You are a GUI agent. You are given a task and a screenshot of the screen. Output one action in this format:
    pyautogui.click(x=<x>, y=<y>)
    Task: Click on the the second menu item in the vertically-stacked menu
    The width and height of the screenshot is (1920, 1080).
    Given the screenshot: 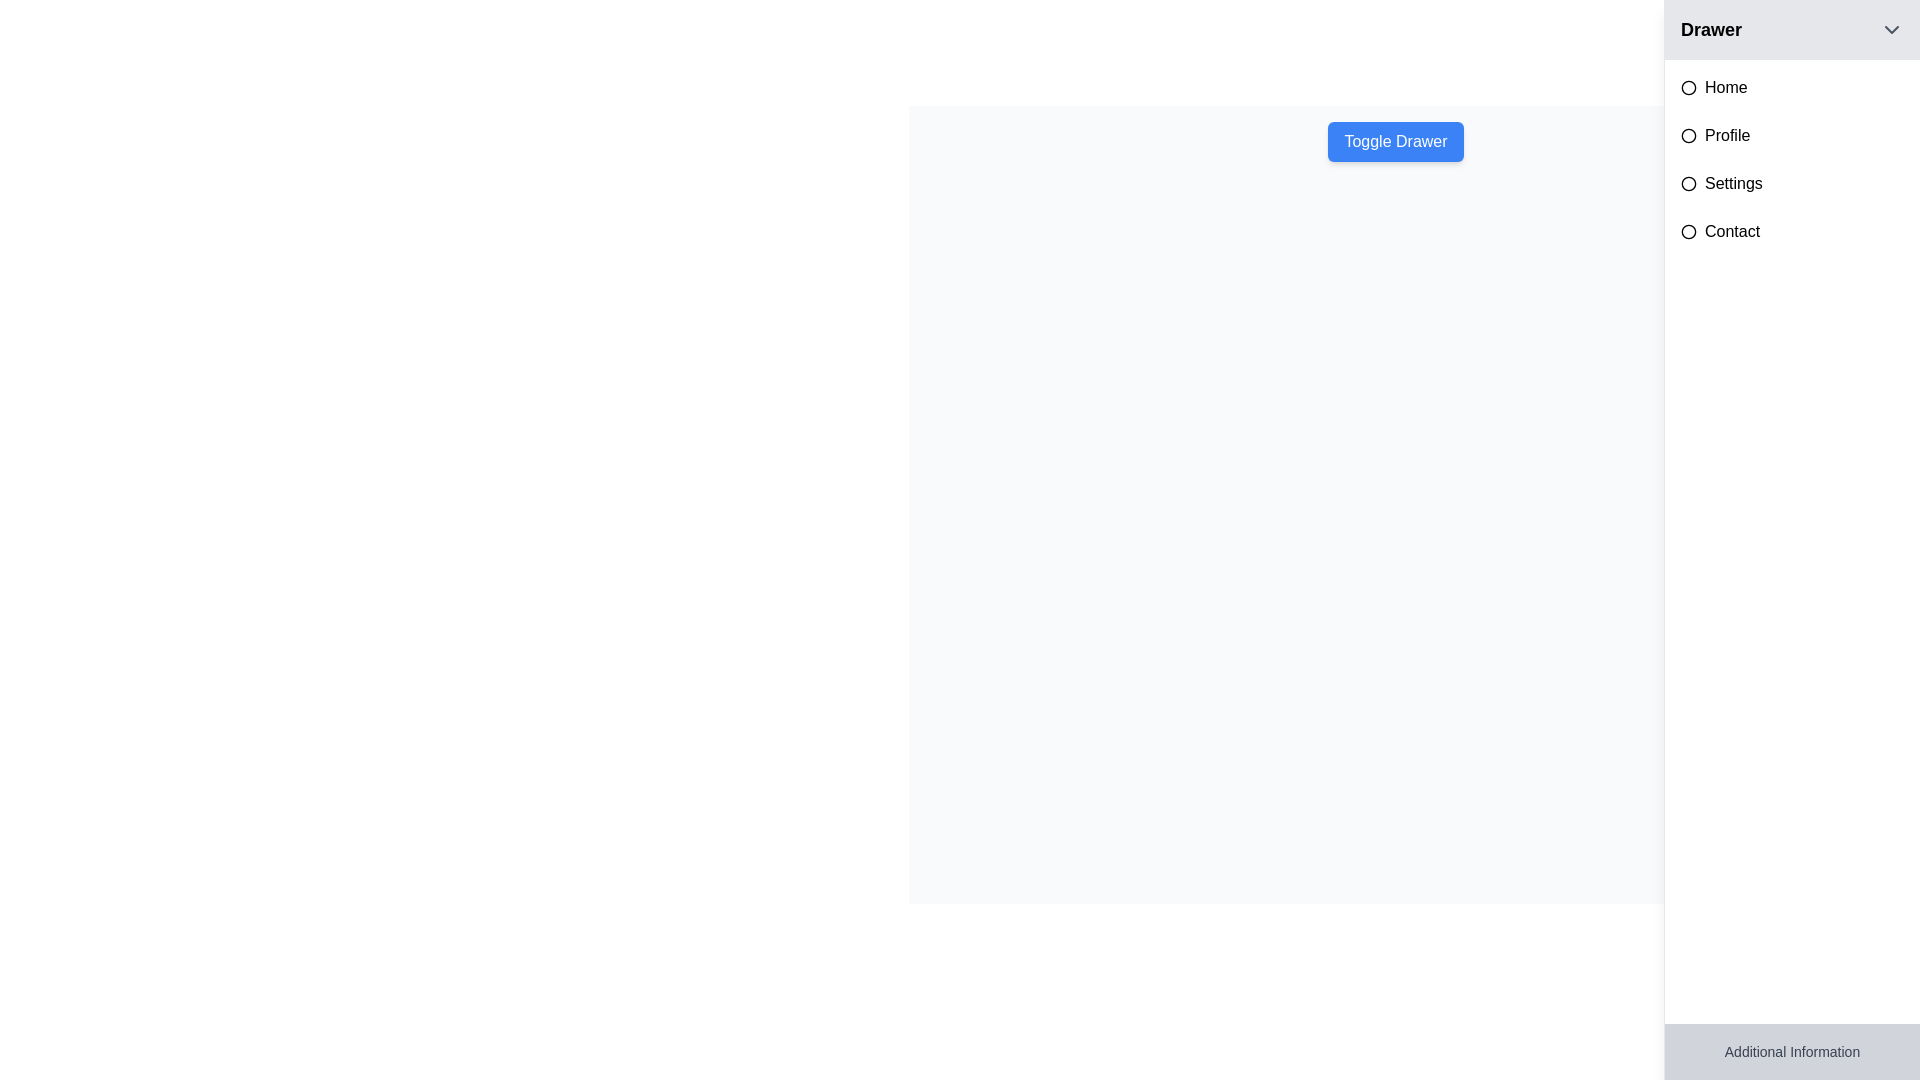 What is the action you would take?
    pyautogui.click(x=1792, y=135)
    